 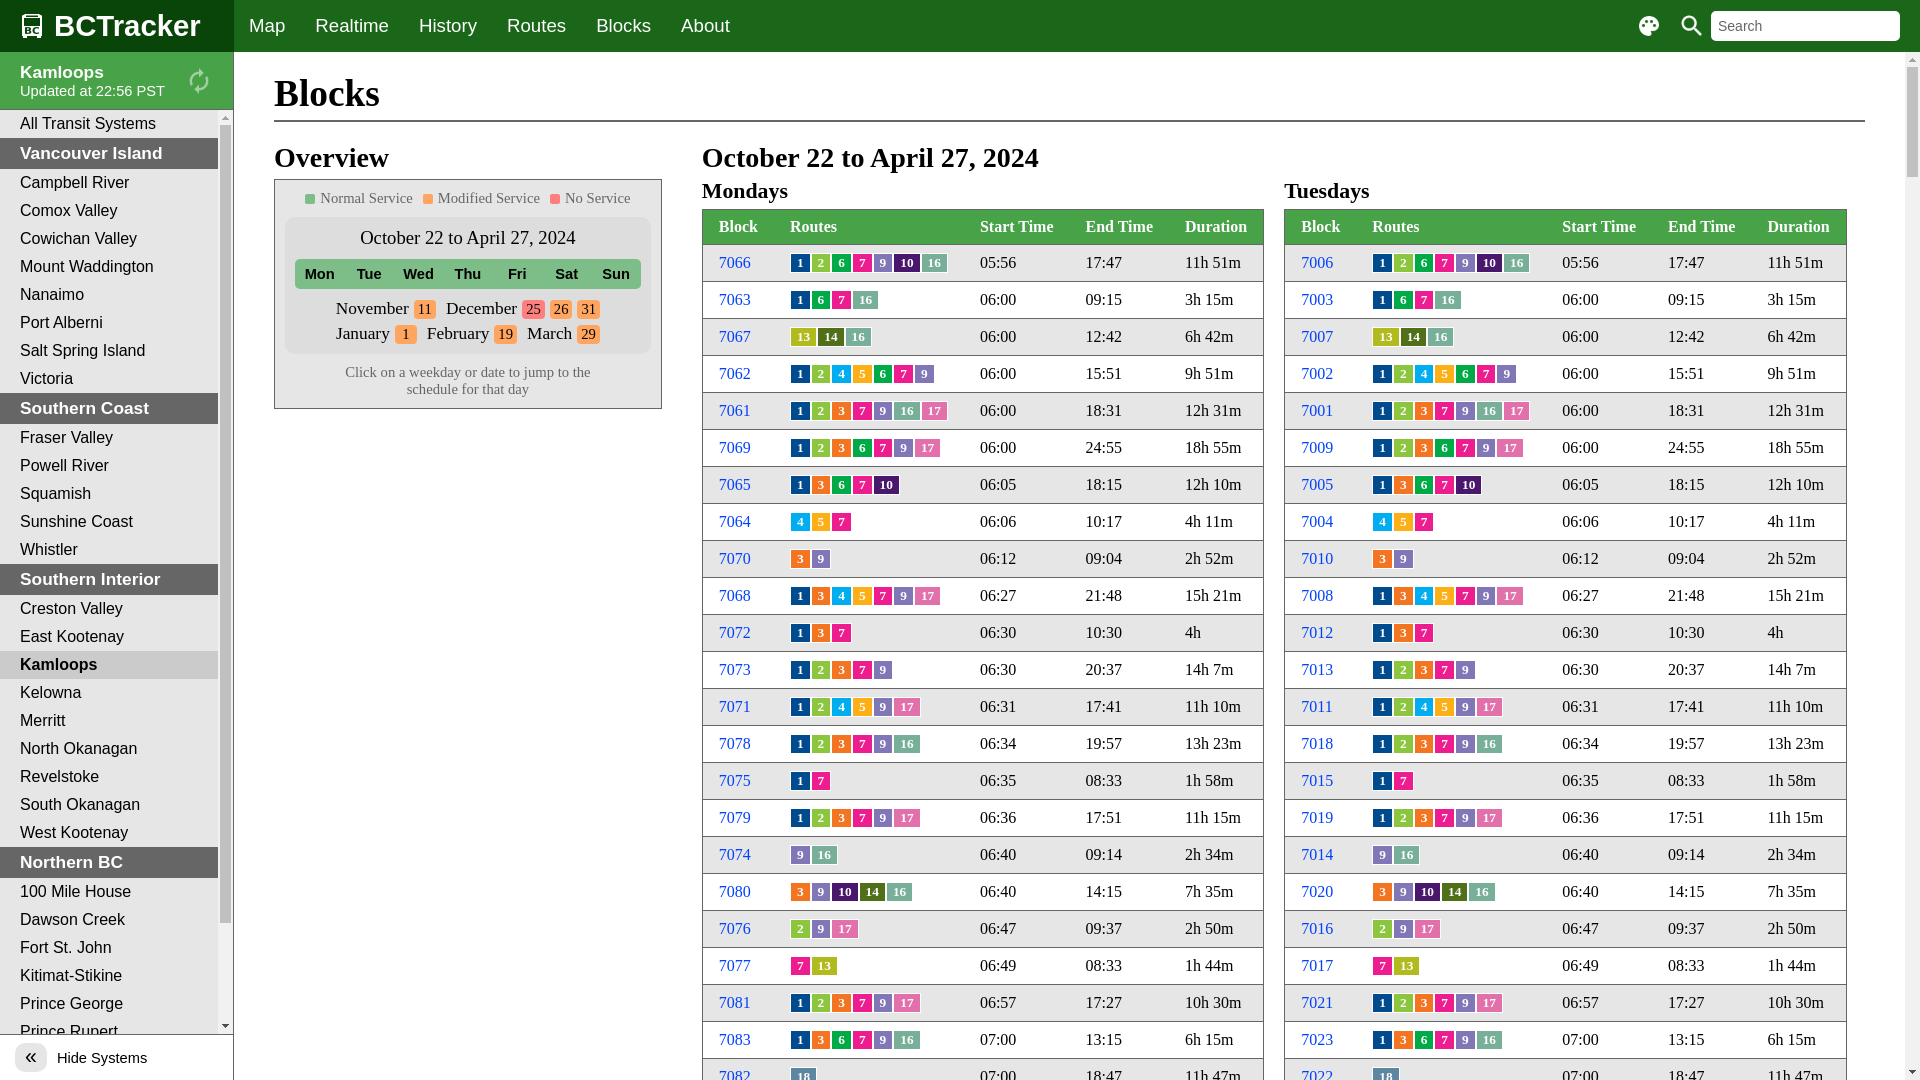 What do you see at coordinates (905, 261) in the screenshot?
I see `'10'` at bounding box center [905, 261].